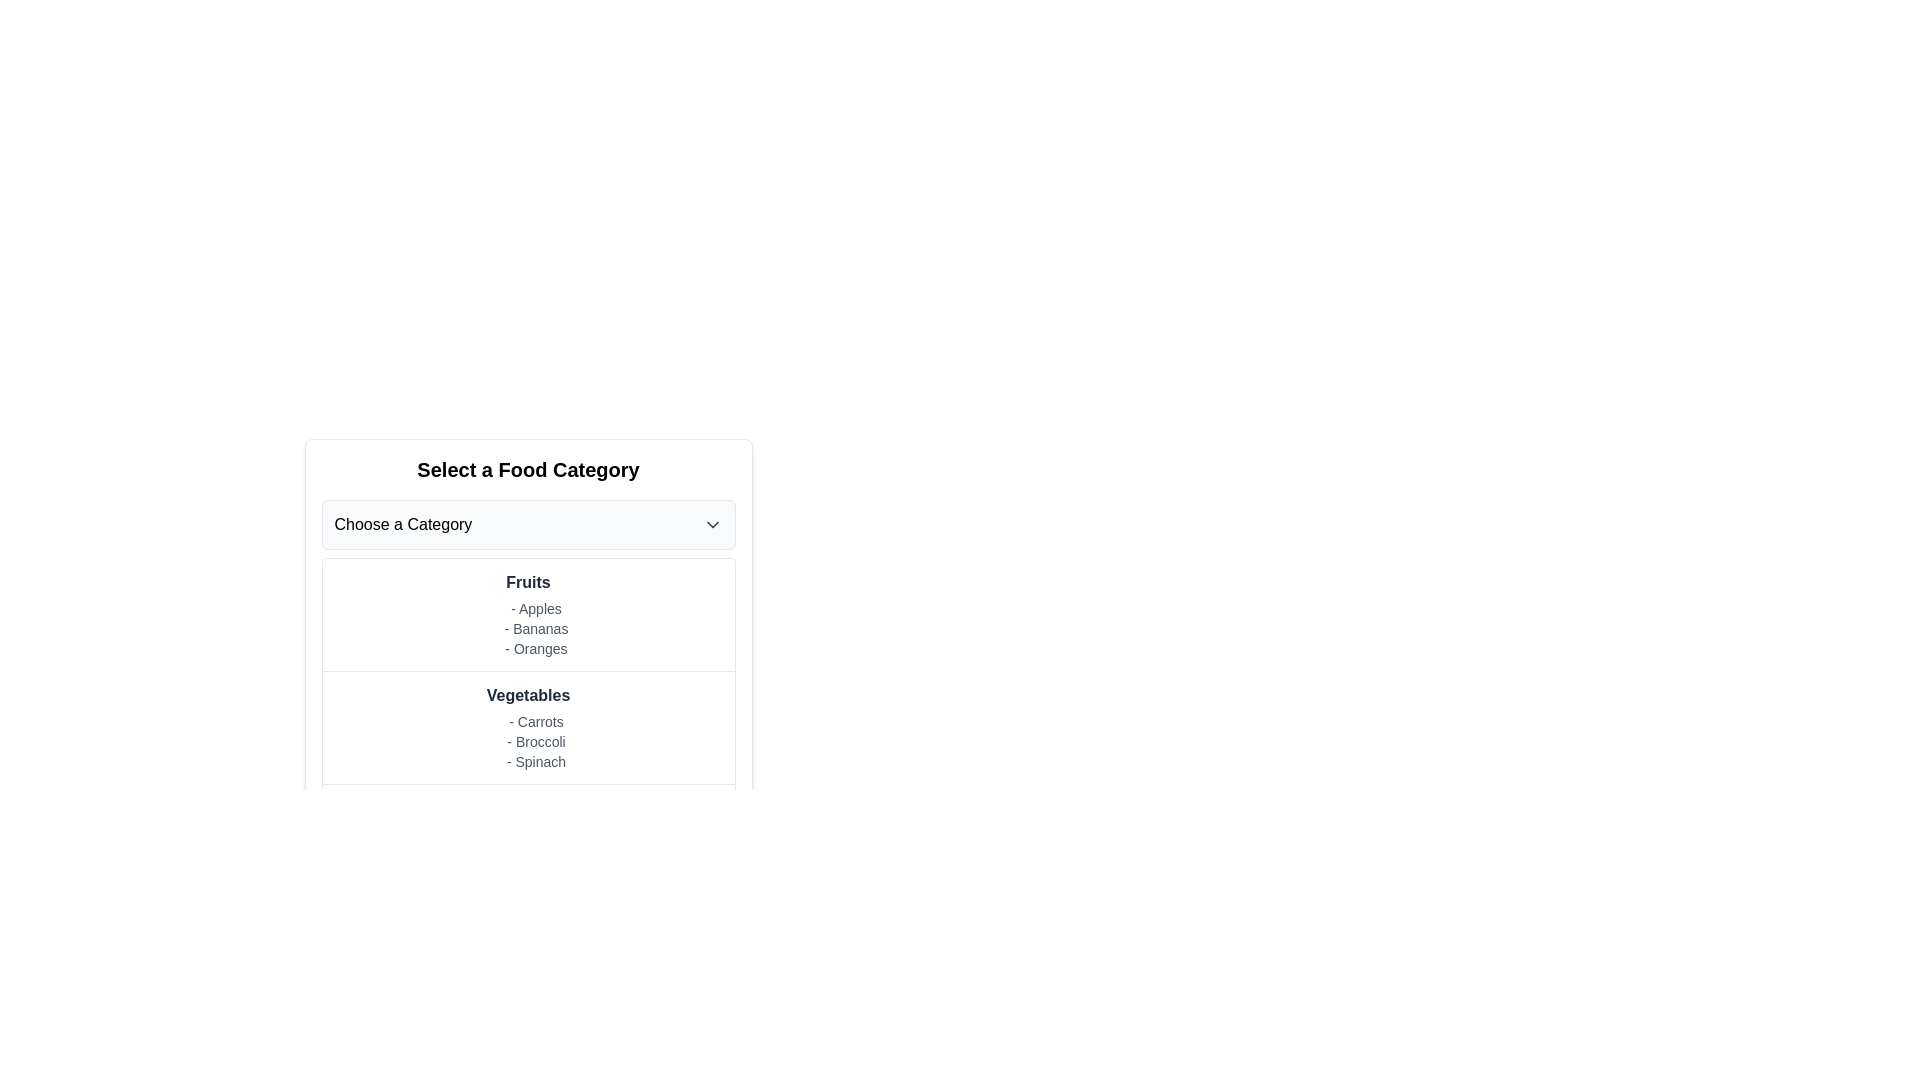 This screenshot has width=1920, height=1080. I want to click on the text item '- Carrots' in the vegetable list, which is styled with a small-sized sans-serif font and is the first item under the 'Vegetables' section, so click(536, 721).